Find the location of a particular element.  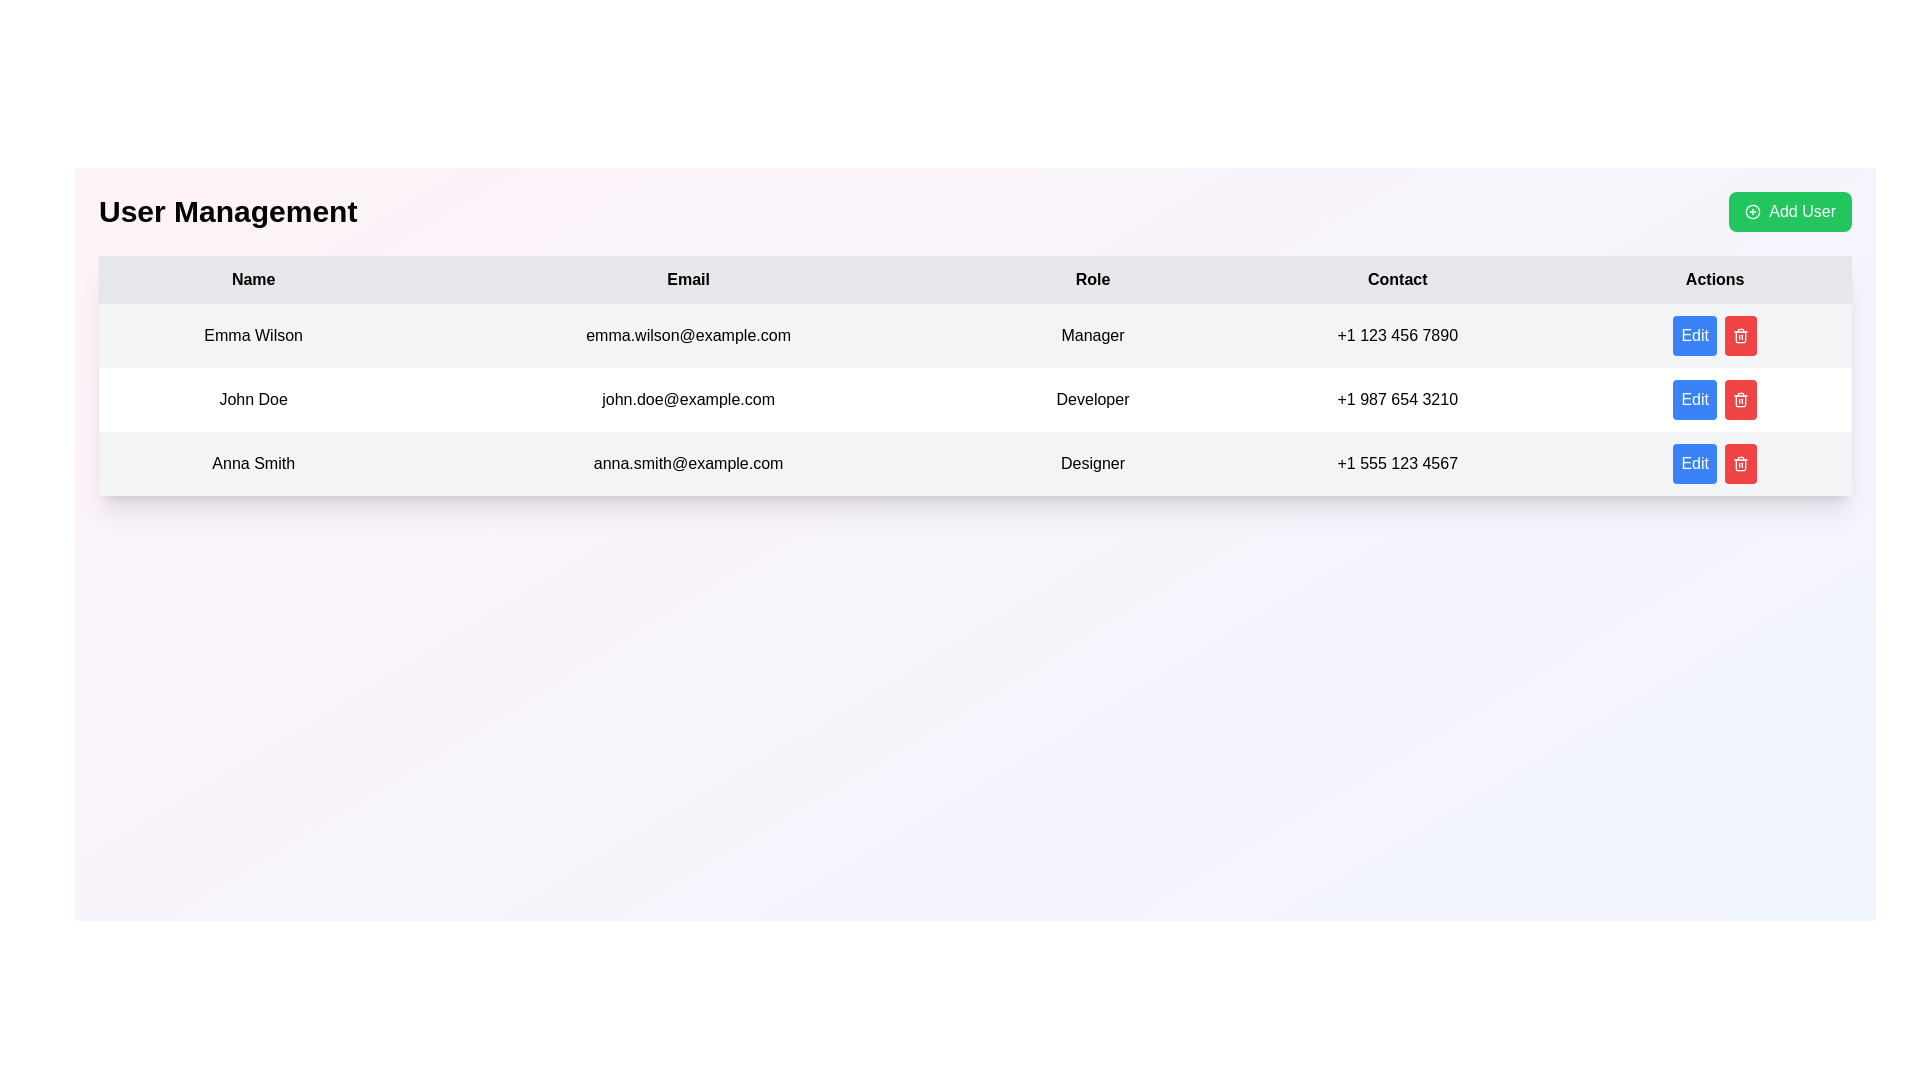

the text label displaying the professional role 'Developer' located in the third column of the second row under the header 'Role' is located at coordinates (1092, 400).